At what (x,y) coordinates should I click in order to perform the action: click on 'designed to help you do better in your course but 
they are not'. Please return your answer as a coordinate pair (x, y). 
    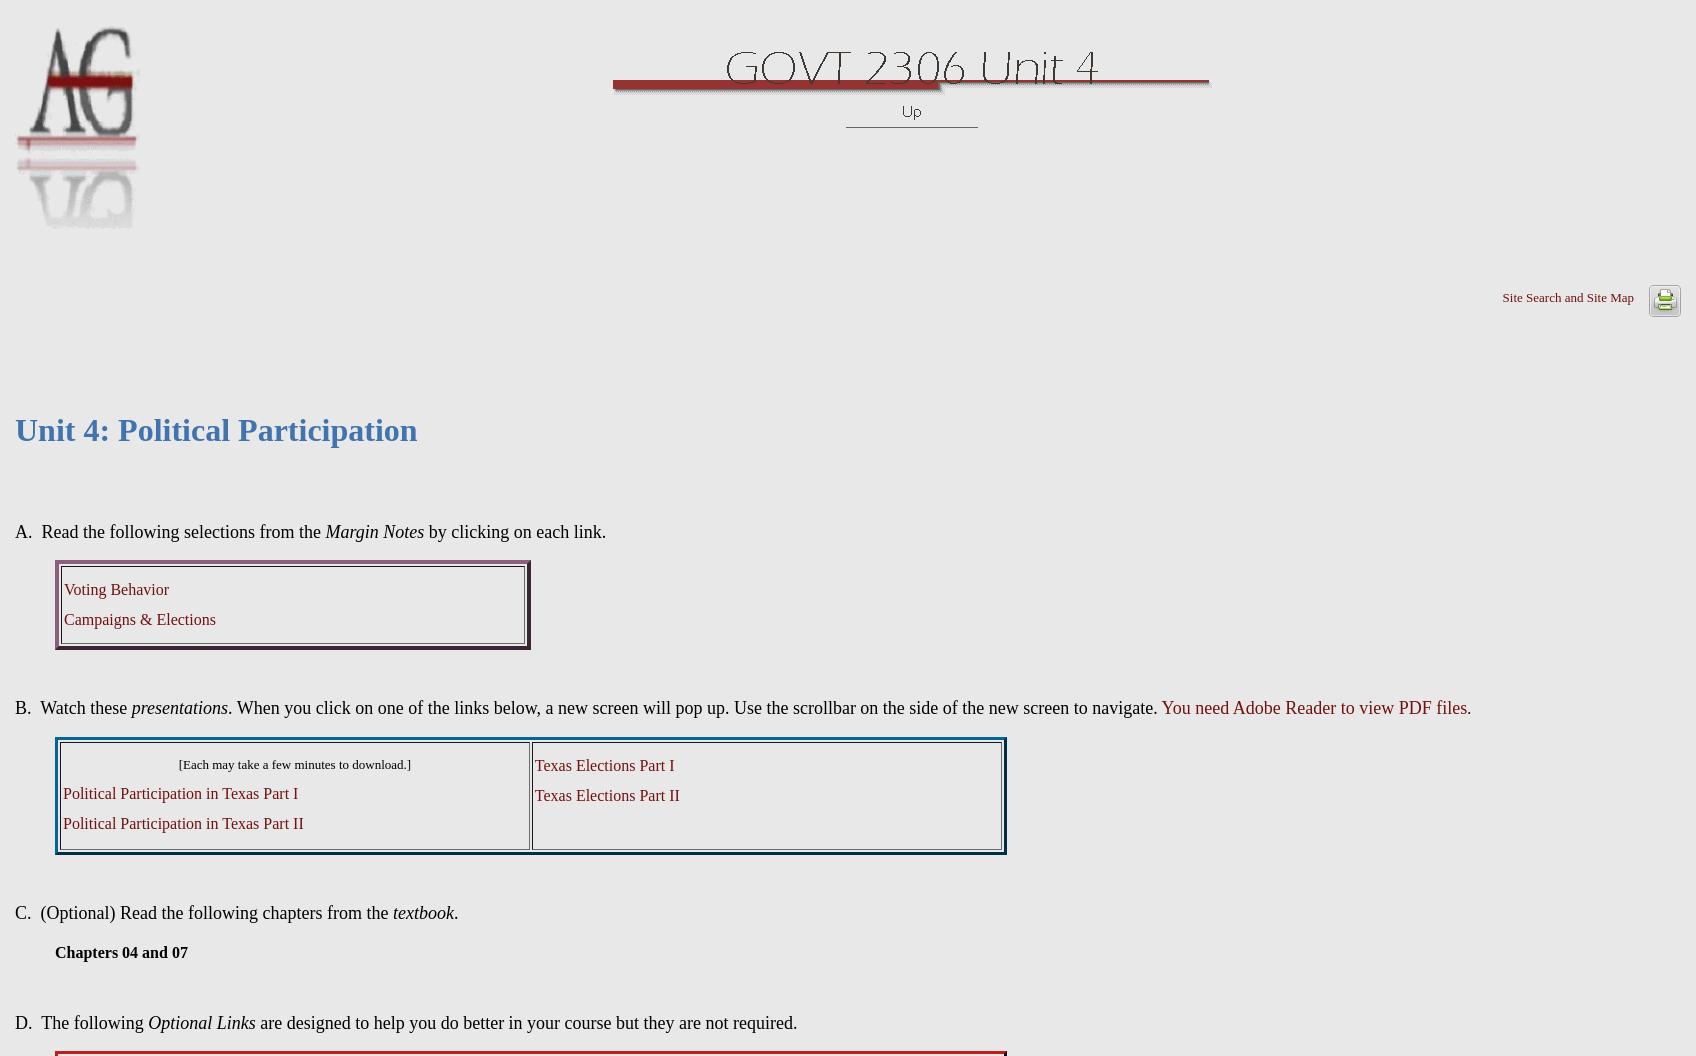
    Looking at the image, I should click on (285, 1022).